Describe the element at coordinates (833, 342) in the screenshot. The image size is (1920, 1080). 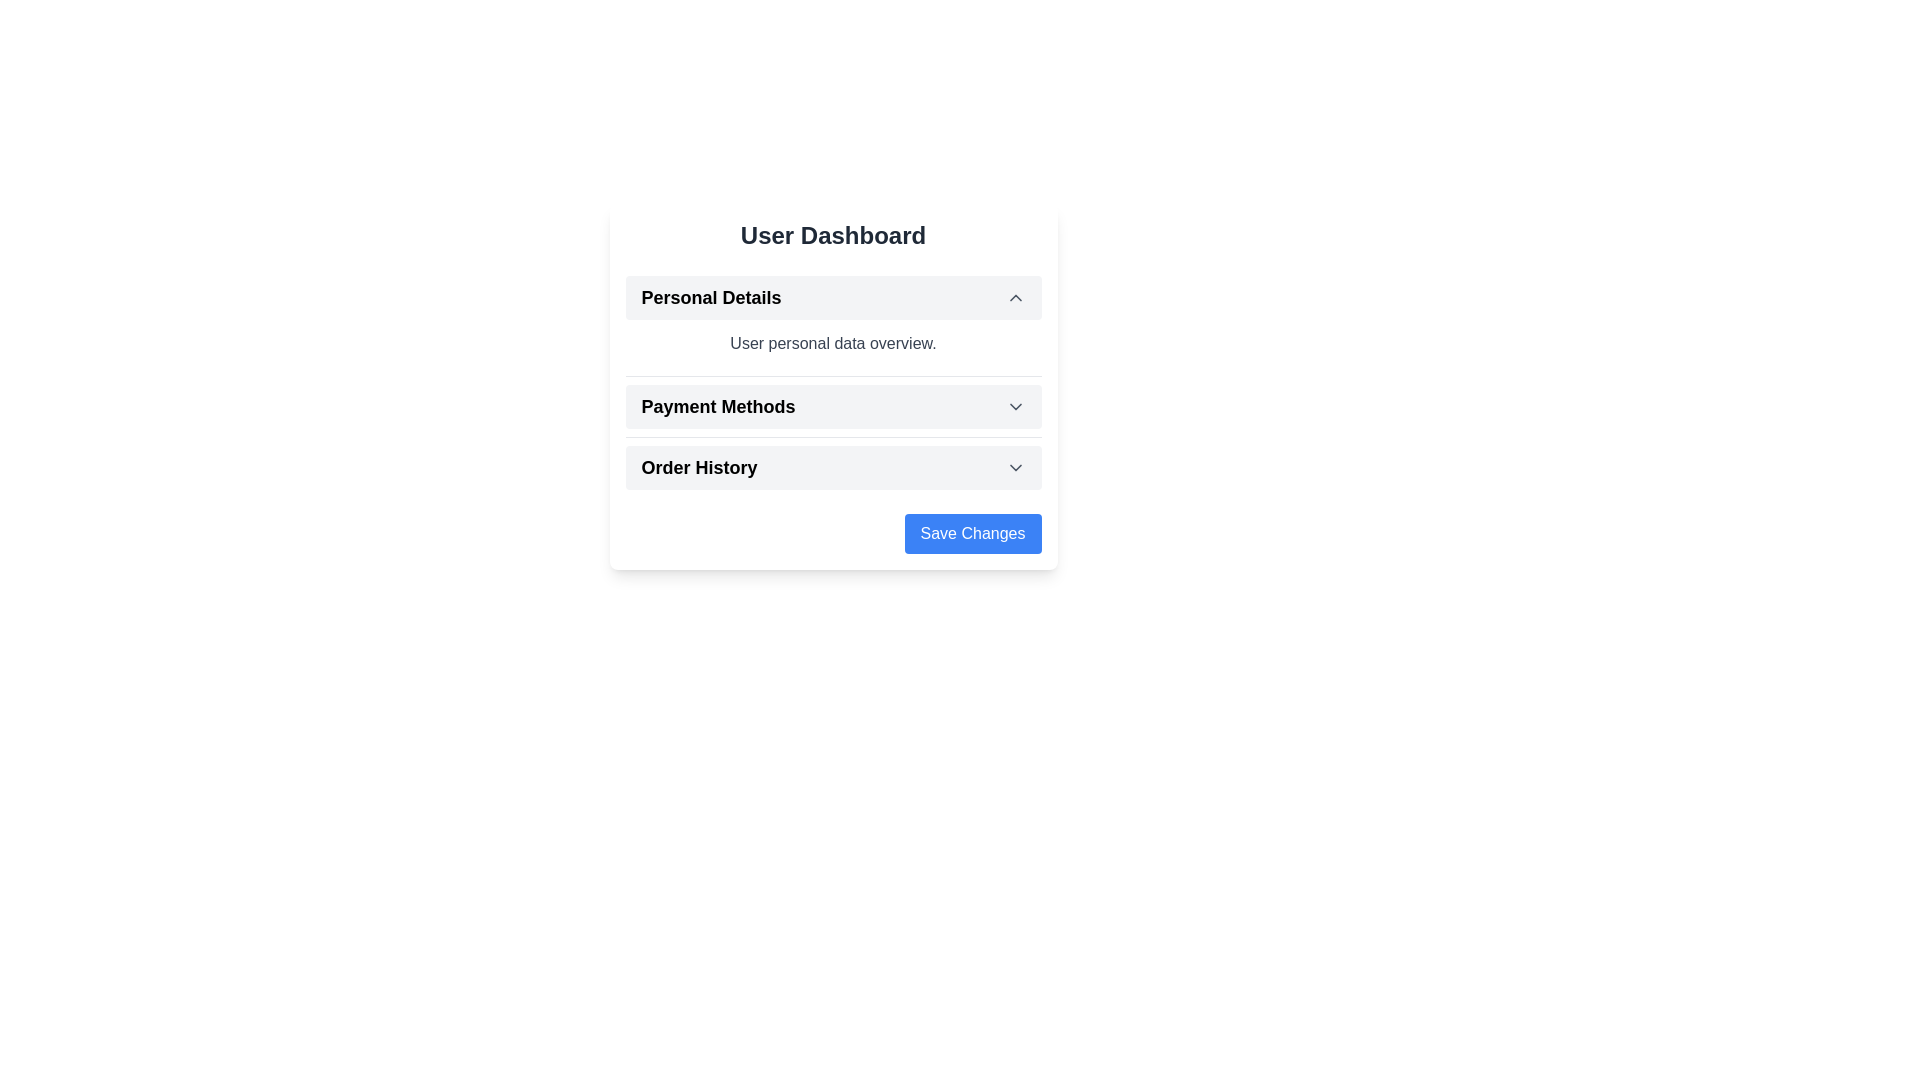
I see `the text label that reads 'User personal data overview' located in the 'Personal Details' section of the User Dashboard interface` at that location.